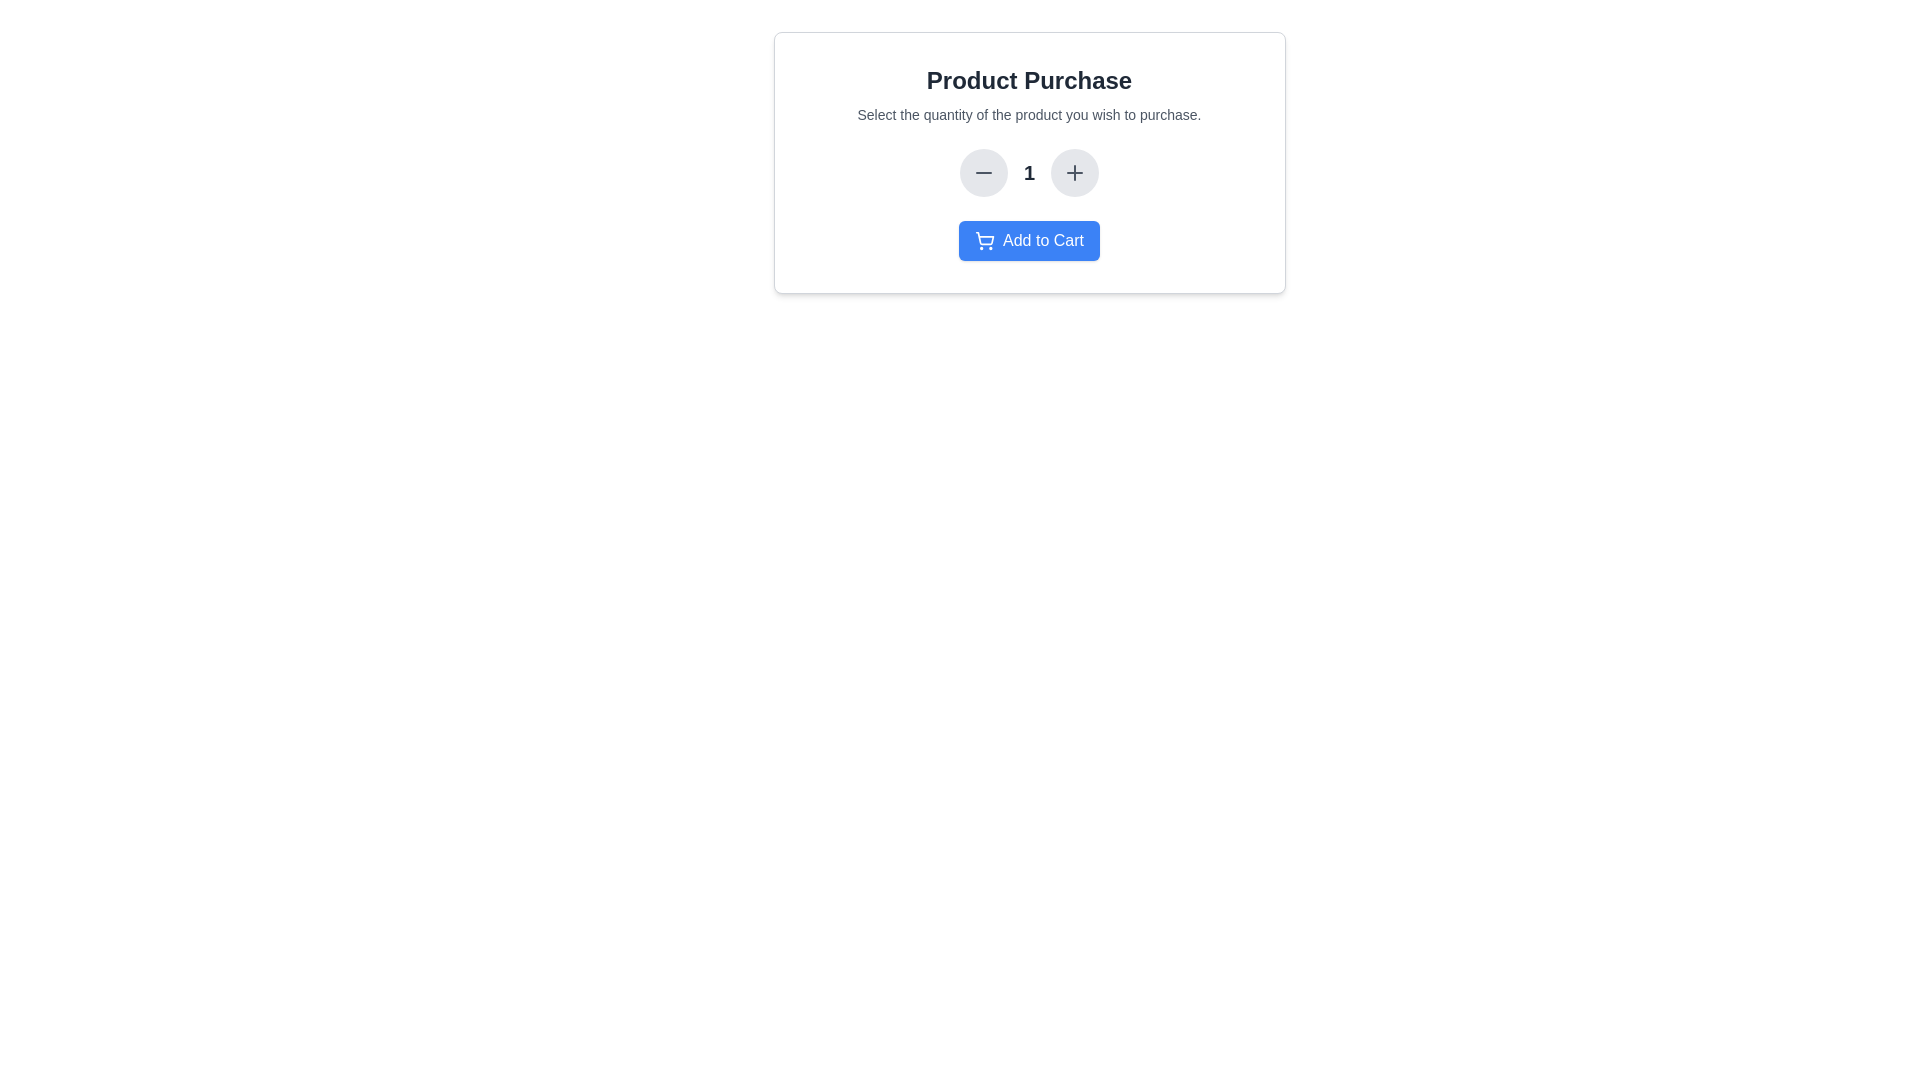  I want to click on the leftmost button in the set of three to decrease the quantity of the selected product by one, so click(983, 172).